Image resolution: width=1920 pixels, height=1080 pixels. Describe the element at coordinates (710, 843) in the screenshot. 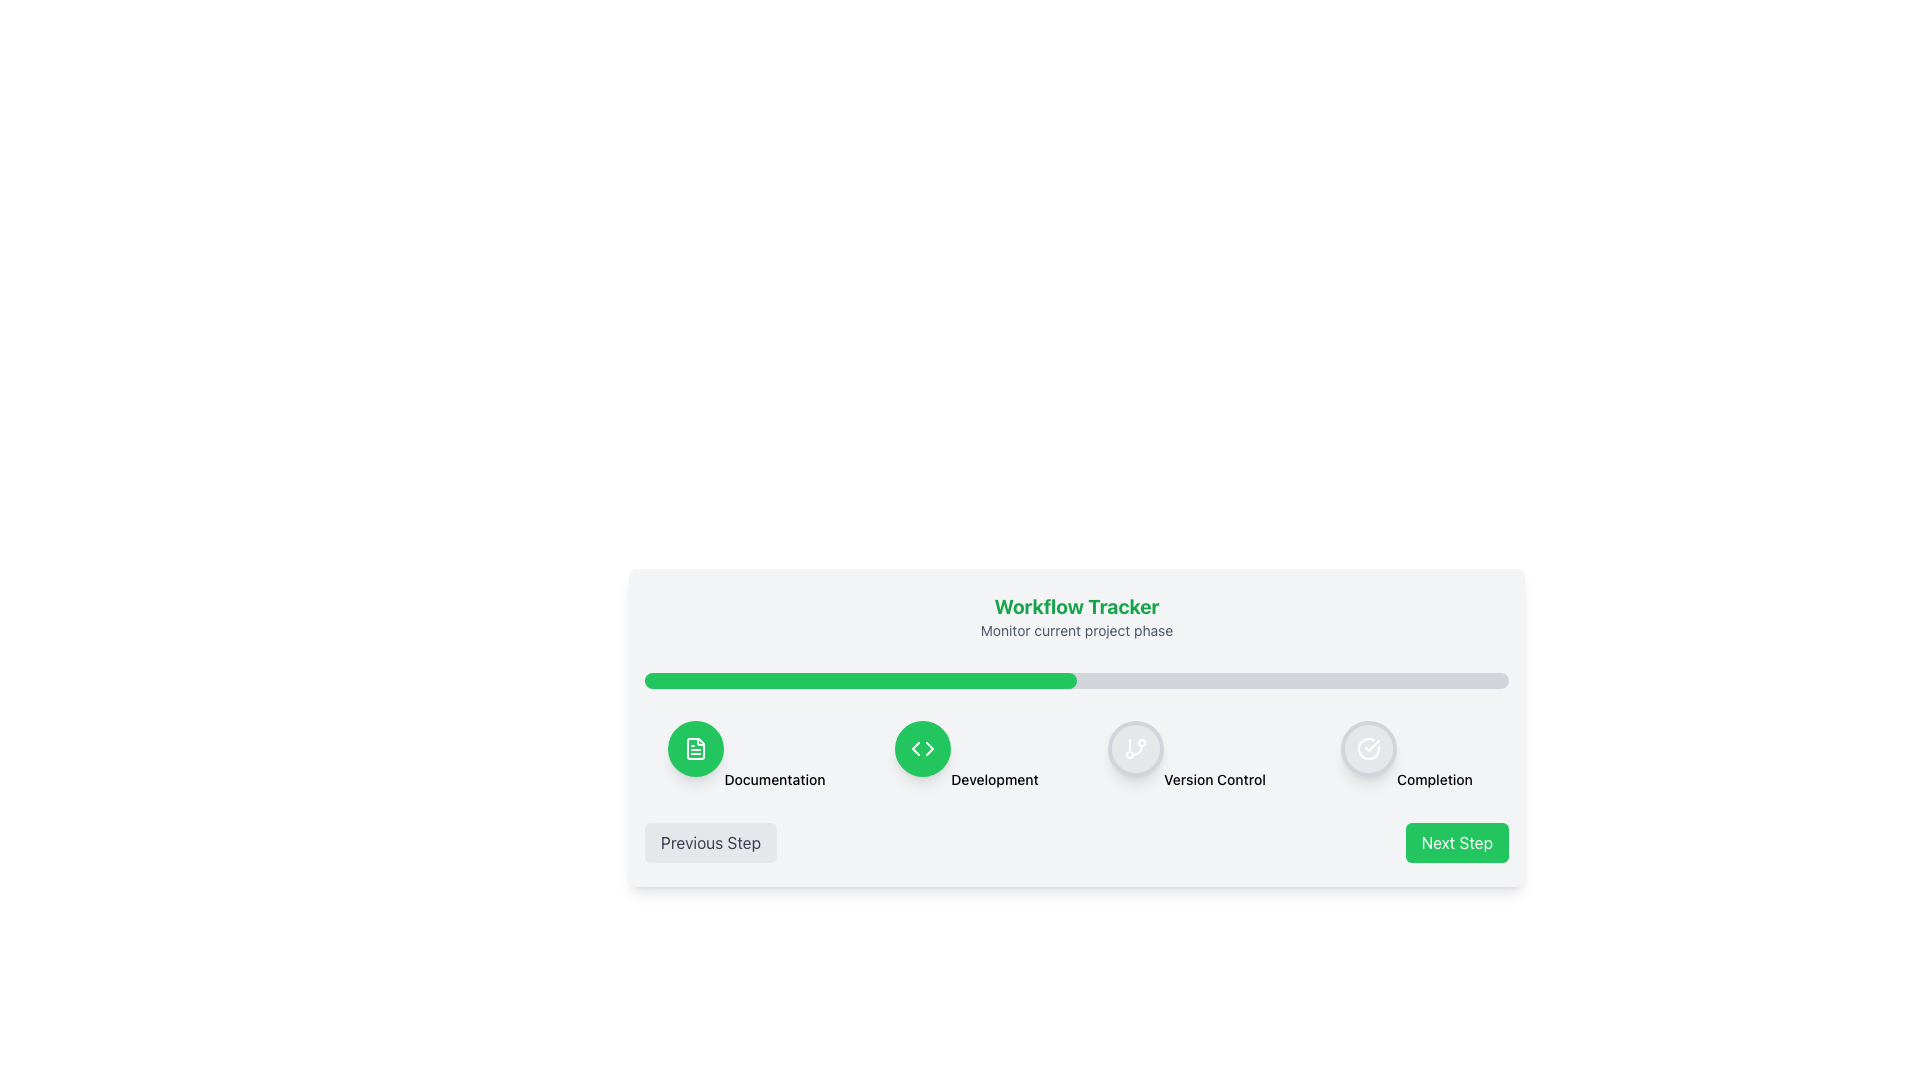

I see `the leftmost button in the bottom-left corner of the navigation section to change its background color` at that location.